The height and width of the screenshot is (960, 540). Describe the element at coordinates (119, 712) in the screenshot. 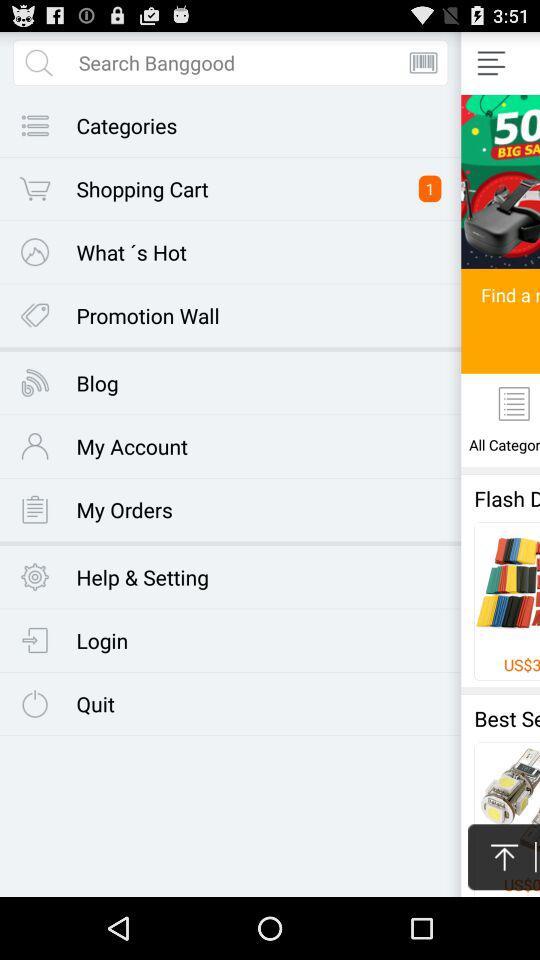

I see `quit` at that location.